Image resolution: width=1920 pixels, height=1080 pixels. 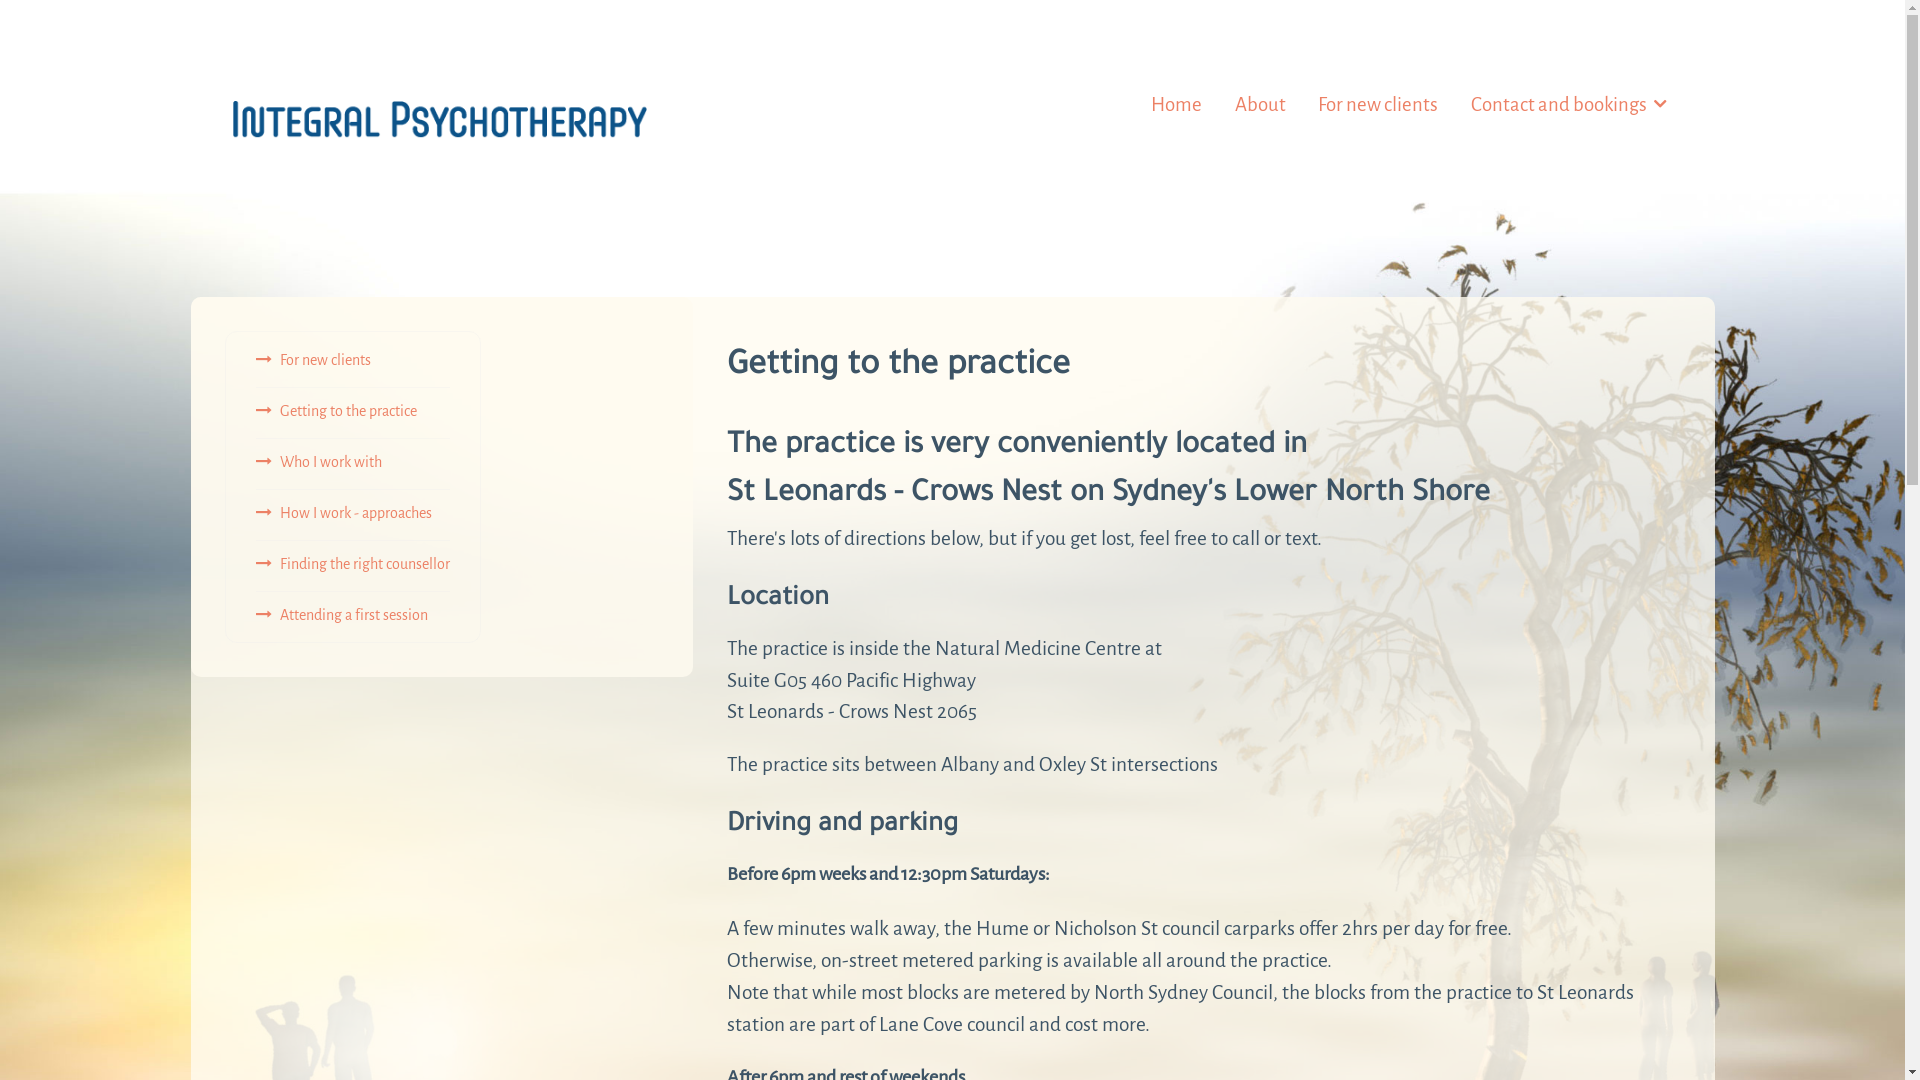 What do you see at coordinates (317, 461) in the screenshot?
I see `'Who I work with'` at bounding box center [317, 461].